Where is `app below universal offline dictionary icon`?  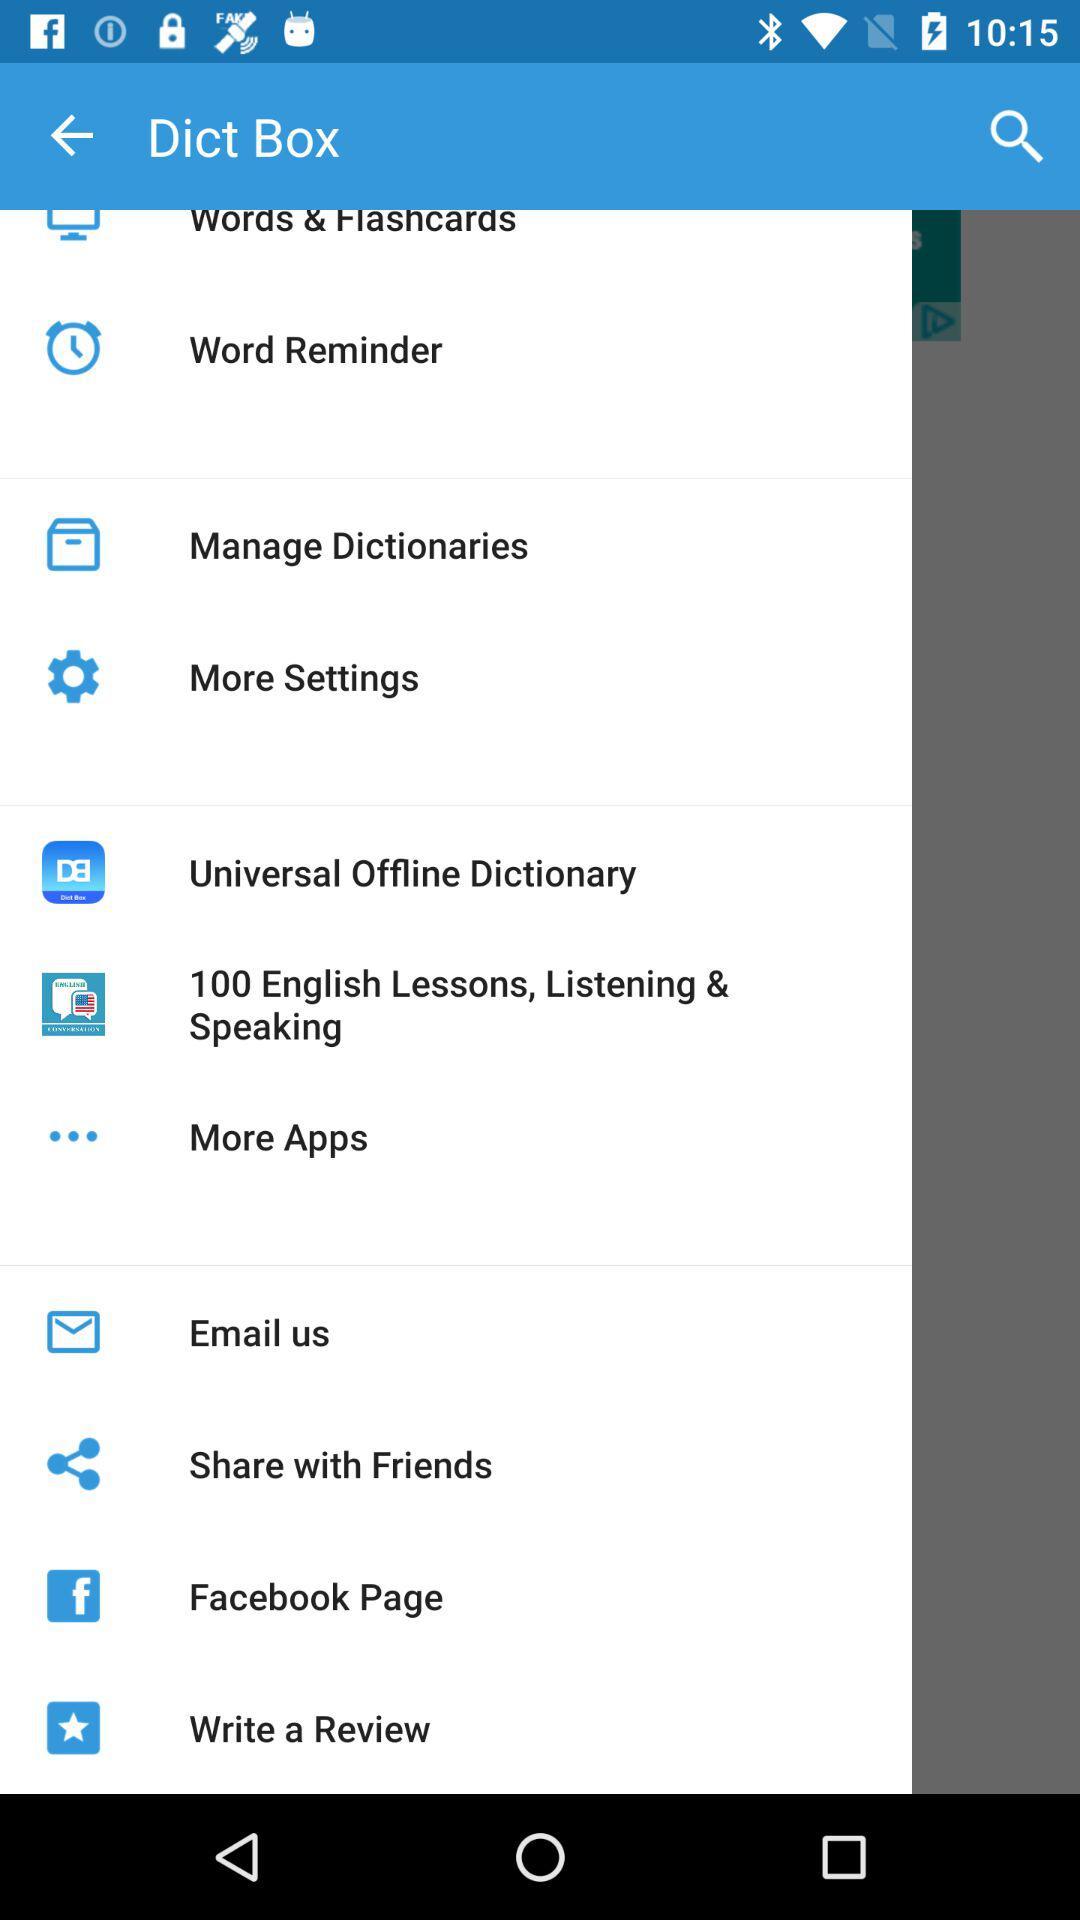
app below universal offline dictionary icon is located at coordinates (528, 1004).